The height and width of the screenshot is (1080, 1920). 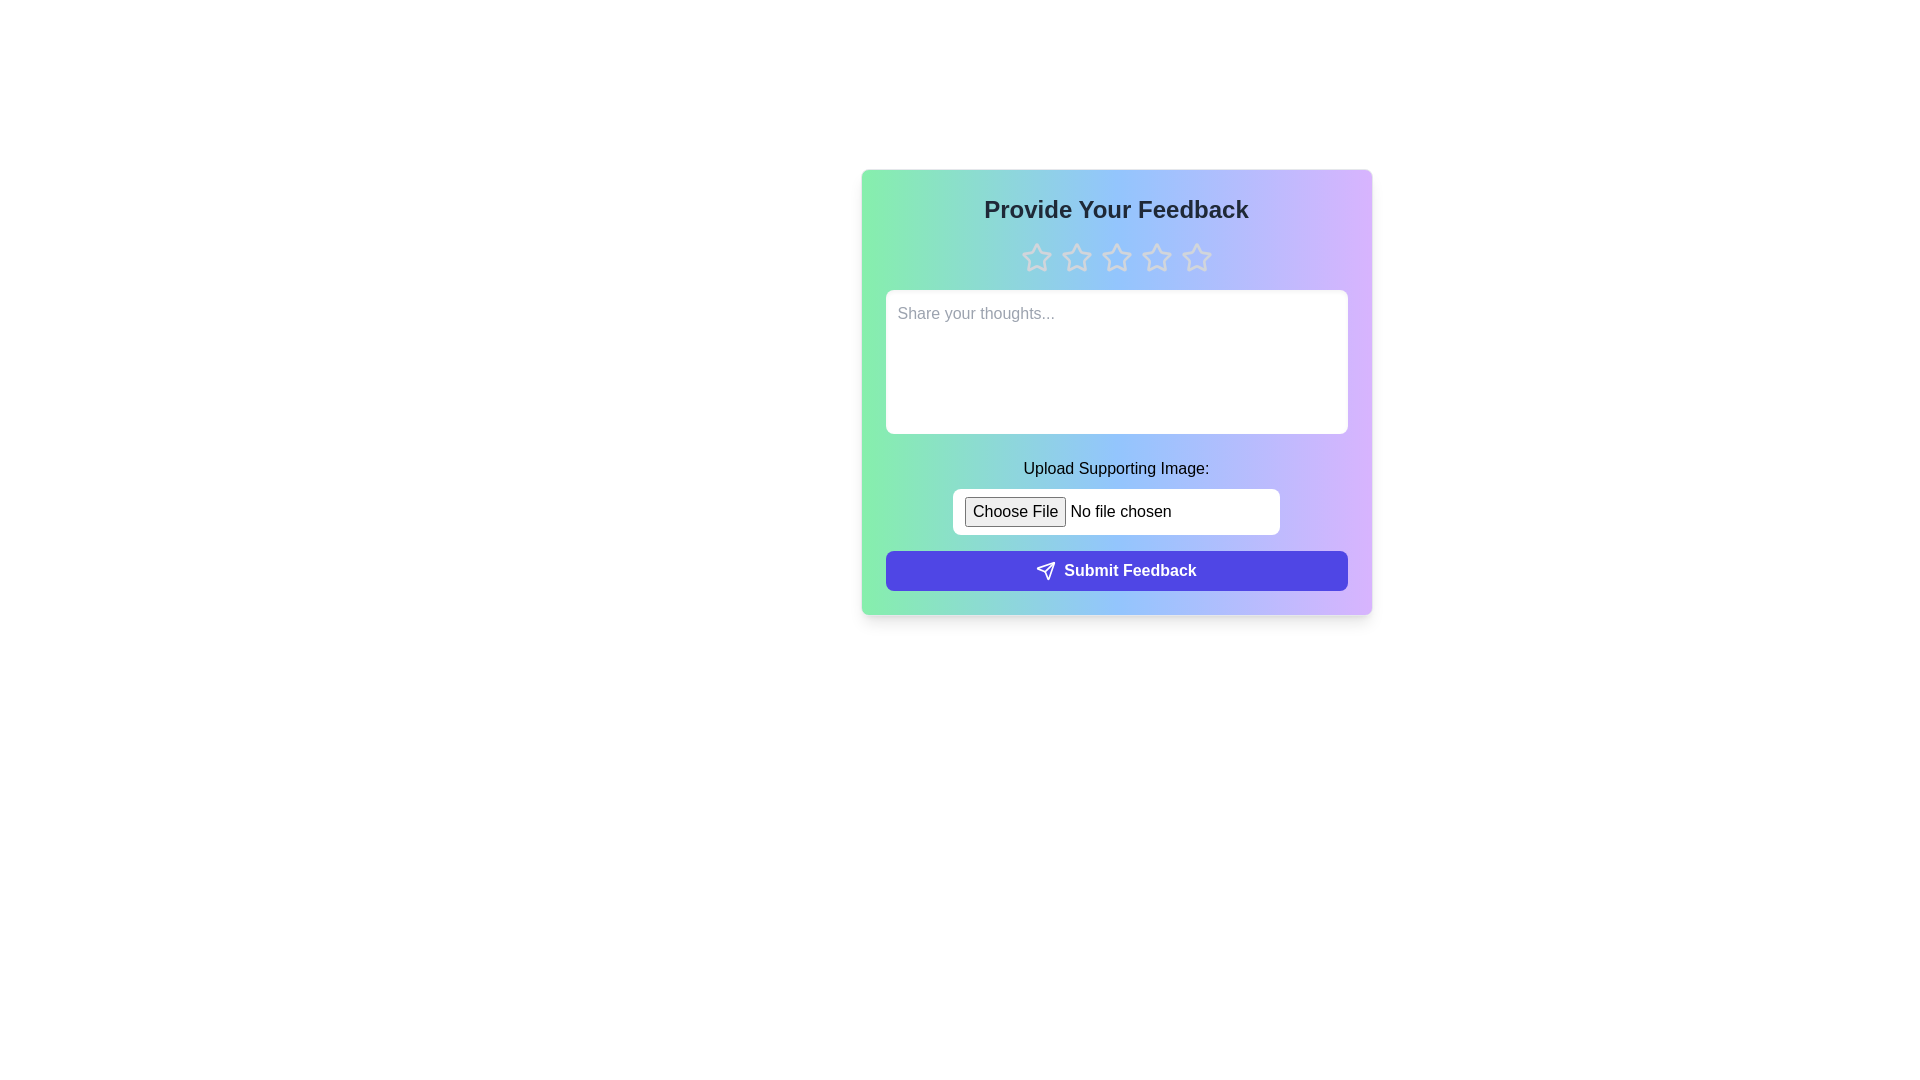 I want to click on the 'Choose File' button in the File input field located within the 'Provide Your Feedback' card, so click(x=1115, y=495).